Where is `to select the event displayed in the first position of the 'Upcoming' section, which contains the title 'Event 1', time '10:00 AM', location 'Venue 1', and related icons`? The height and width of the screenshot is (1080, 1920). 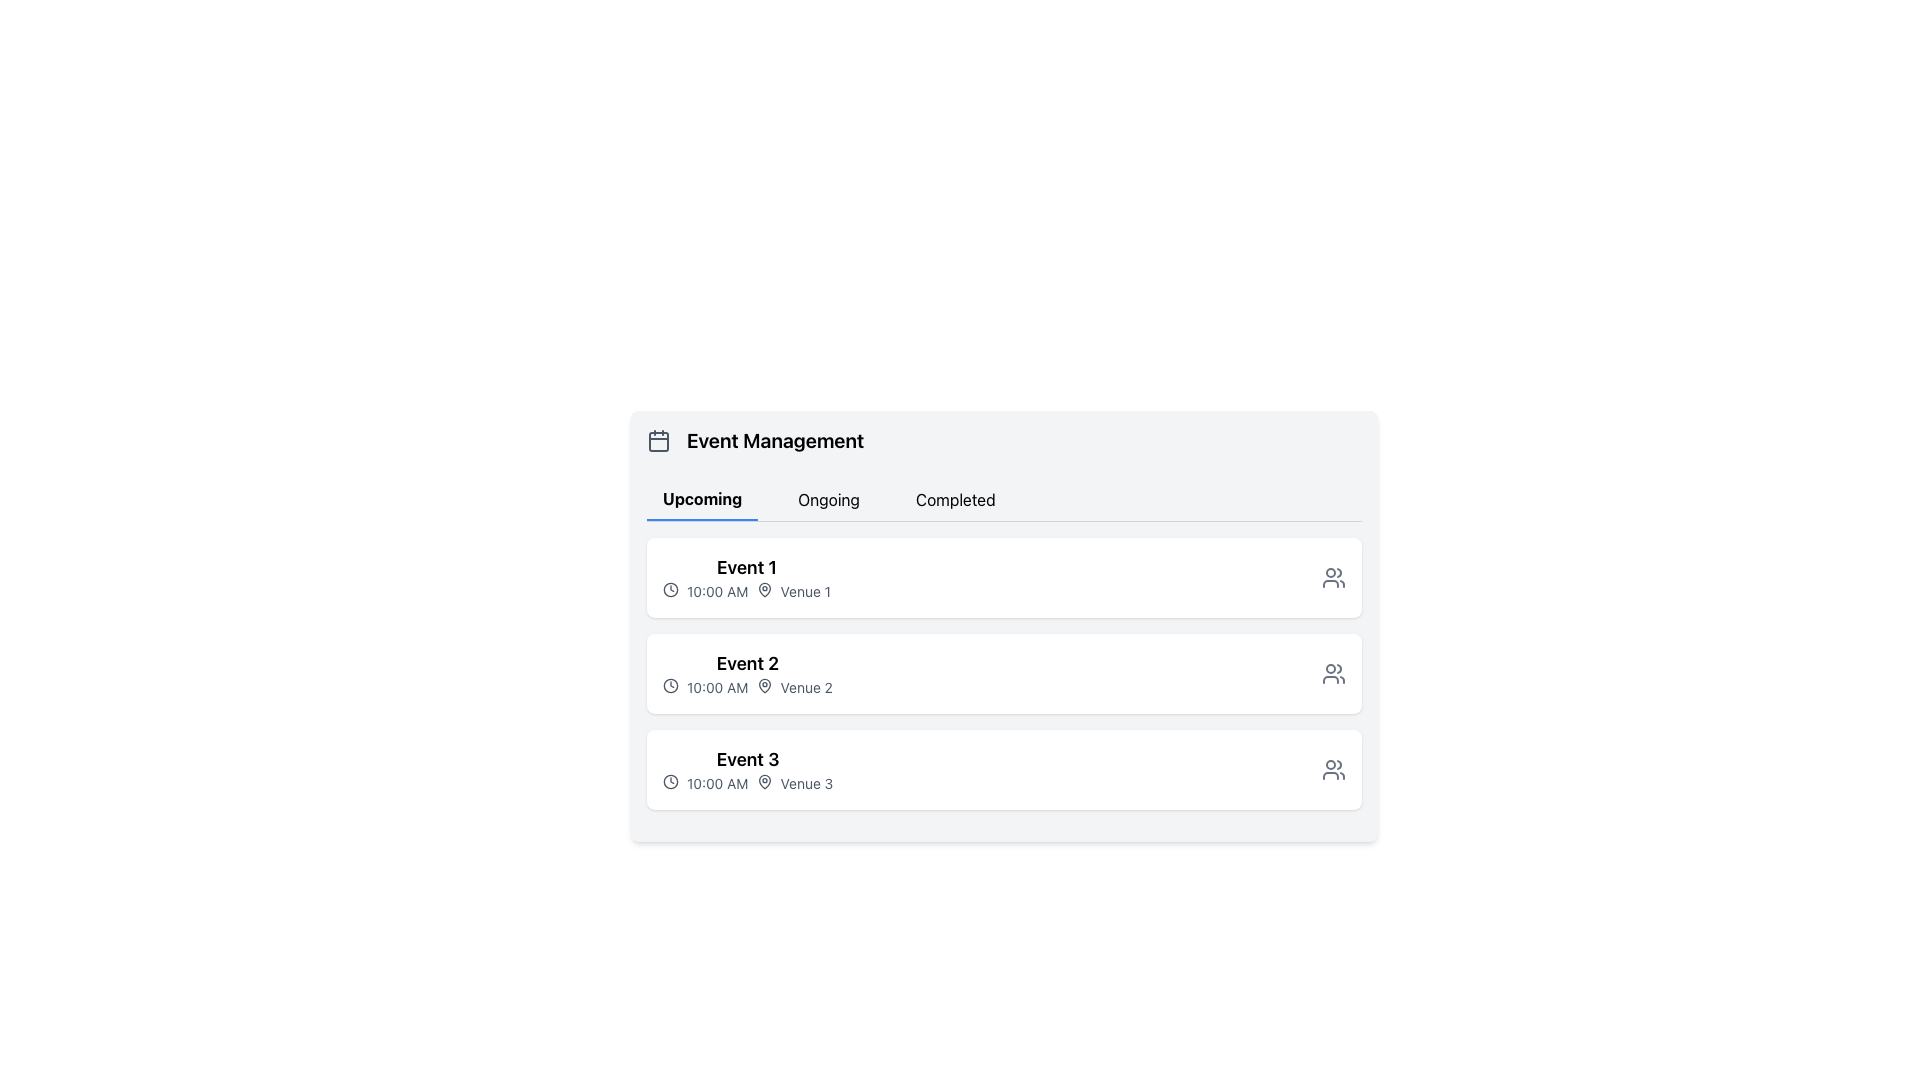 to select the event displayed in the first position of the 'Upcoming' section, which contains the title 'Event 1', time '10:00 AM', location 'Venue 1', and related icons is located at coordinates (1004, 578).